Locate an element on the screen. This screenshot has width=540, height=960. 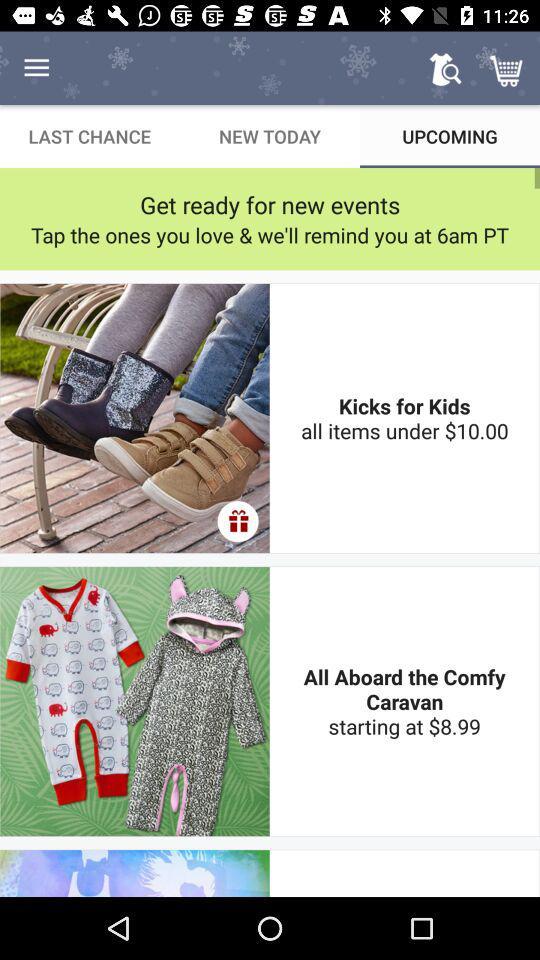
get ready for icon is located at coordinates (270, 204).